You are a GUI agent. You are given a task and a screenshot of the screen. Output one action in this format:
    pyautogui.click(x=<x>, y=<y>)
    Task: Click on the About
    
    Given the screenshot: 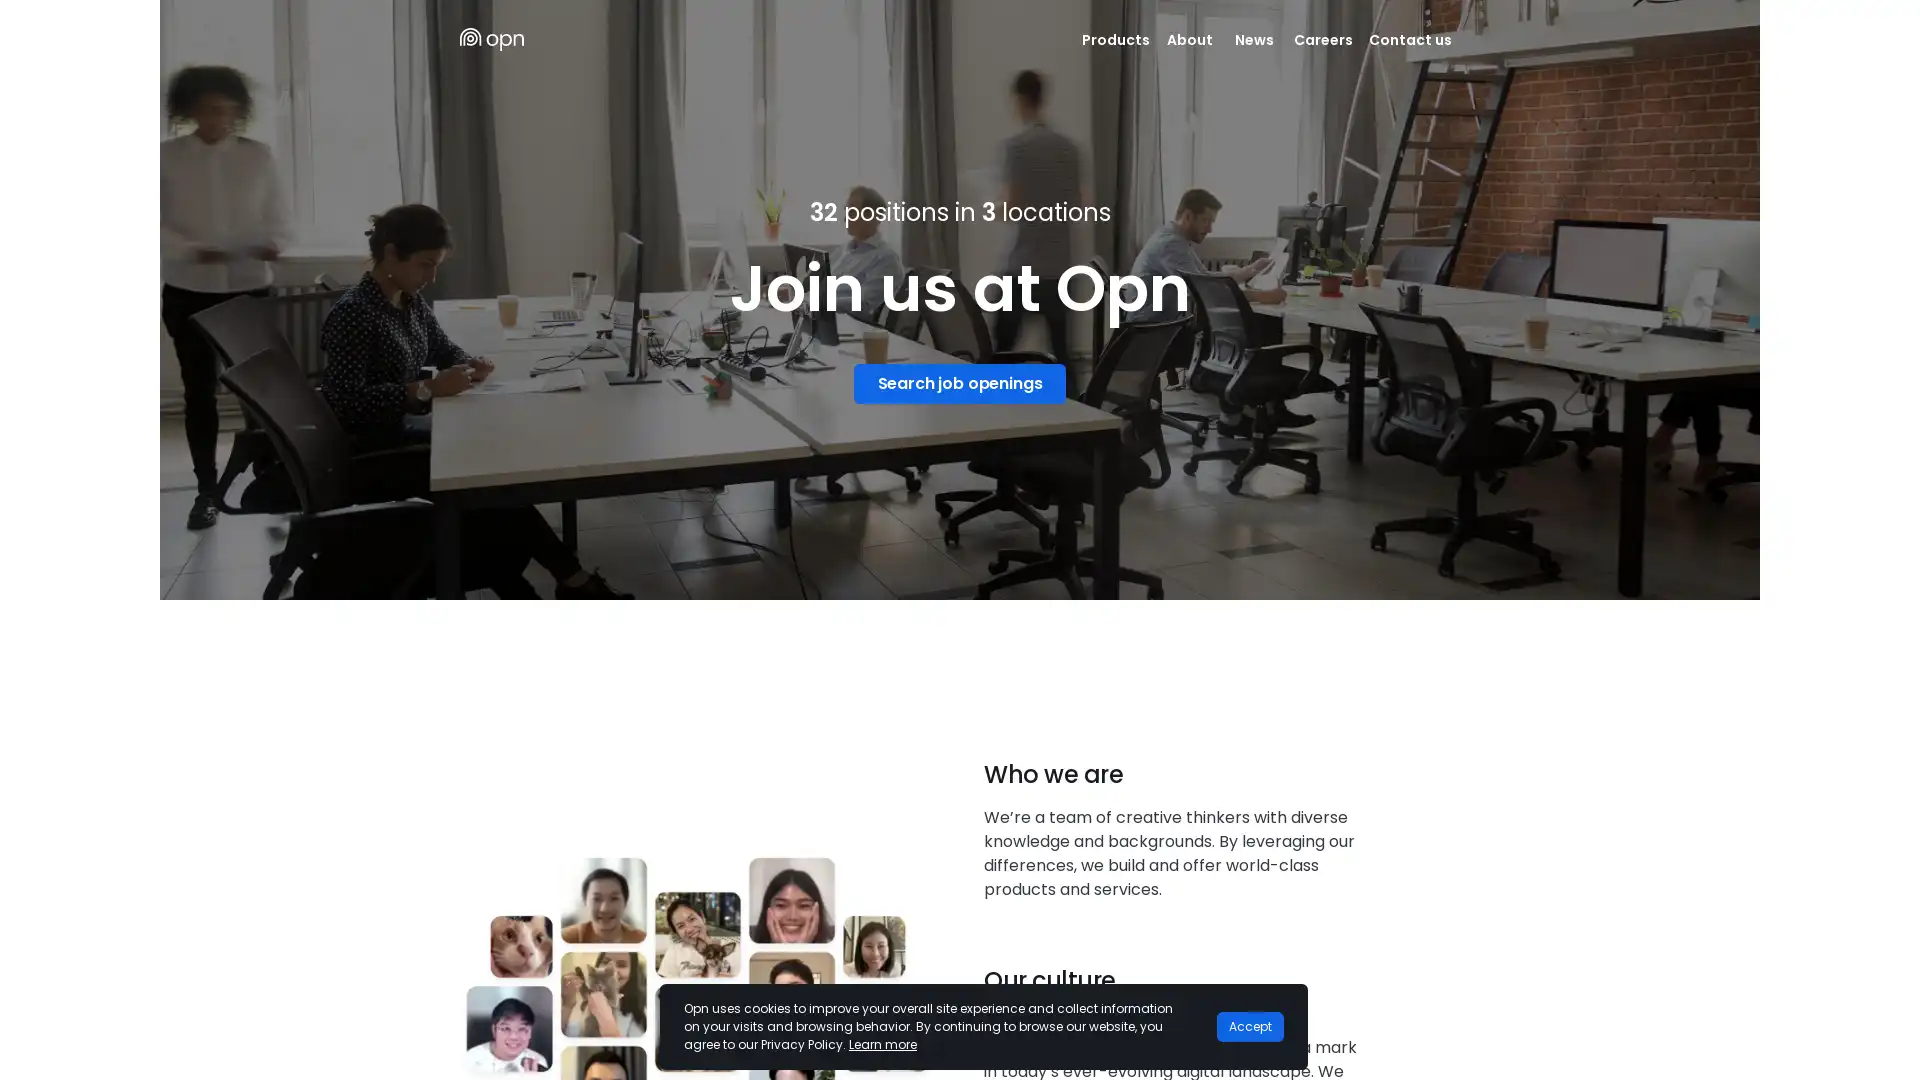 What is the action you would take?
    pyautogui.click(x=1190, y=39)
    